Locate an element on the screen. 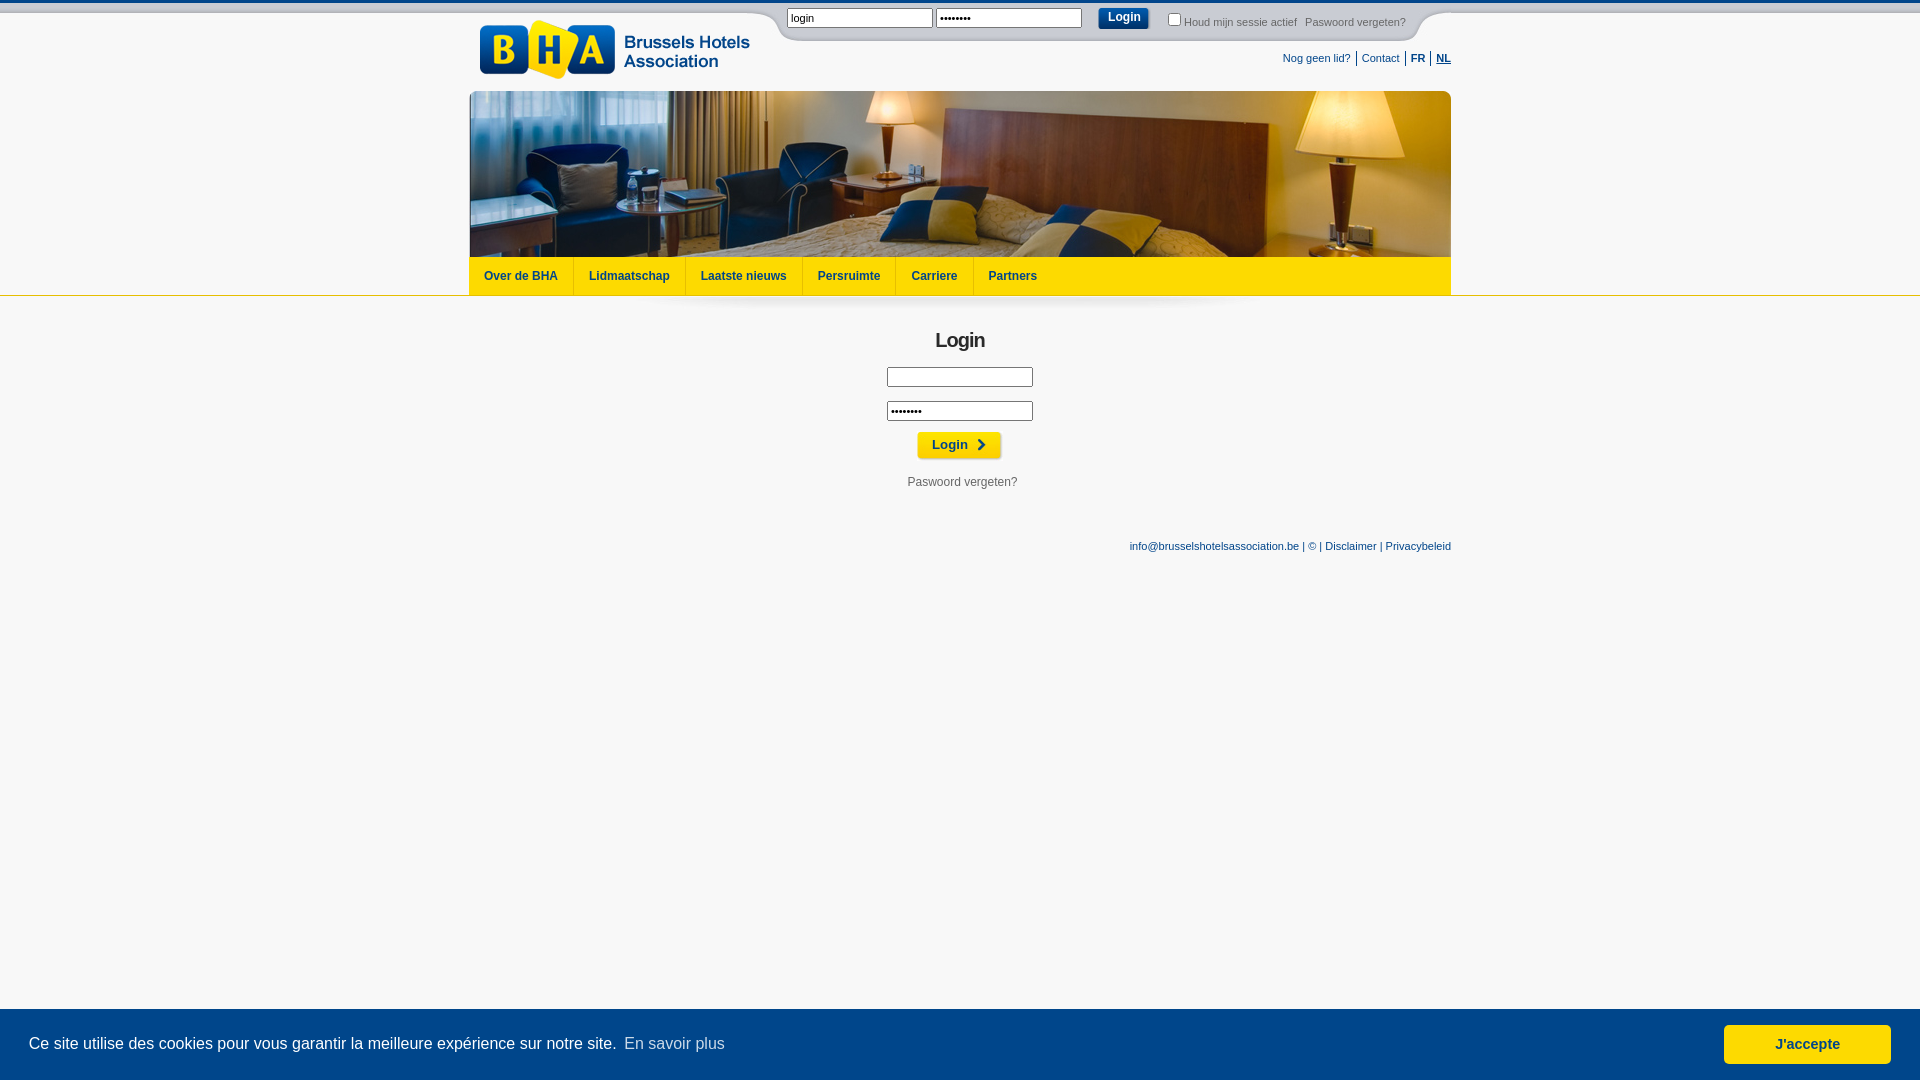  'Lidmaatschap' is located at coordinates (627, 276).